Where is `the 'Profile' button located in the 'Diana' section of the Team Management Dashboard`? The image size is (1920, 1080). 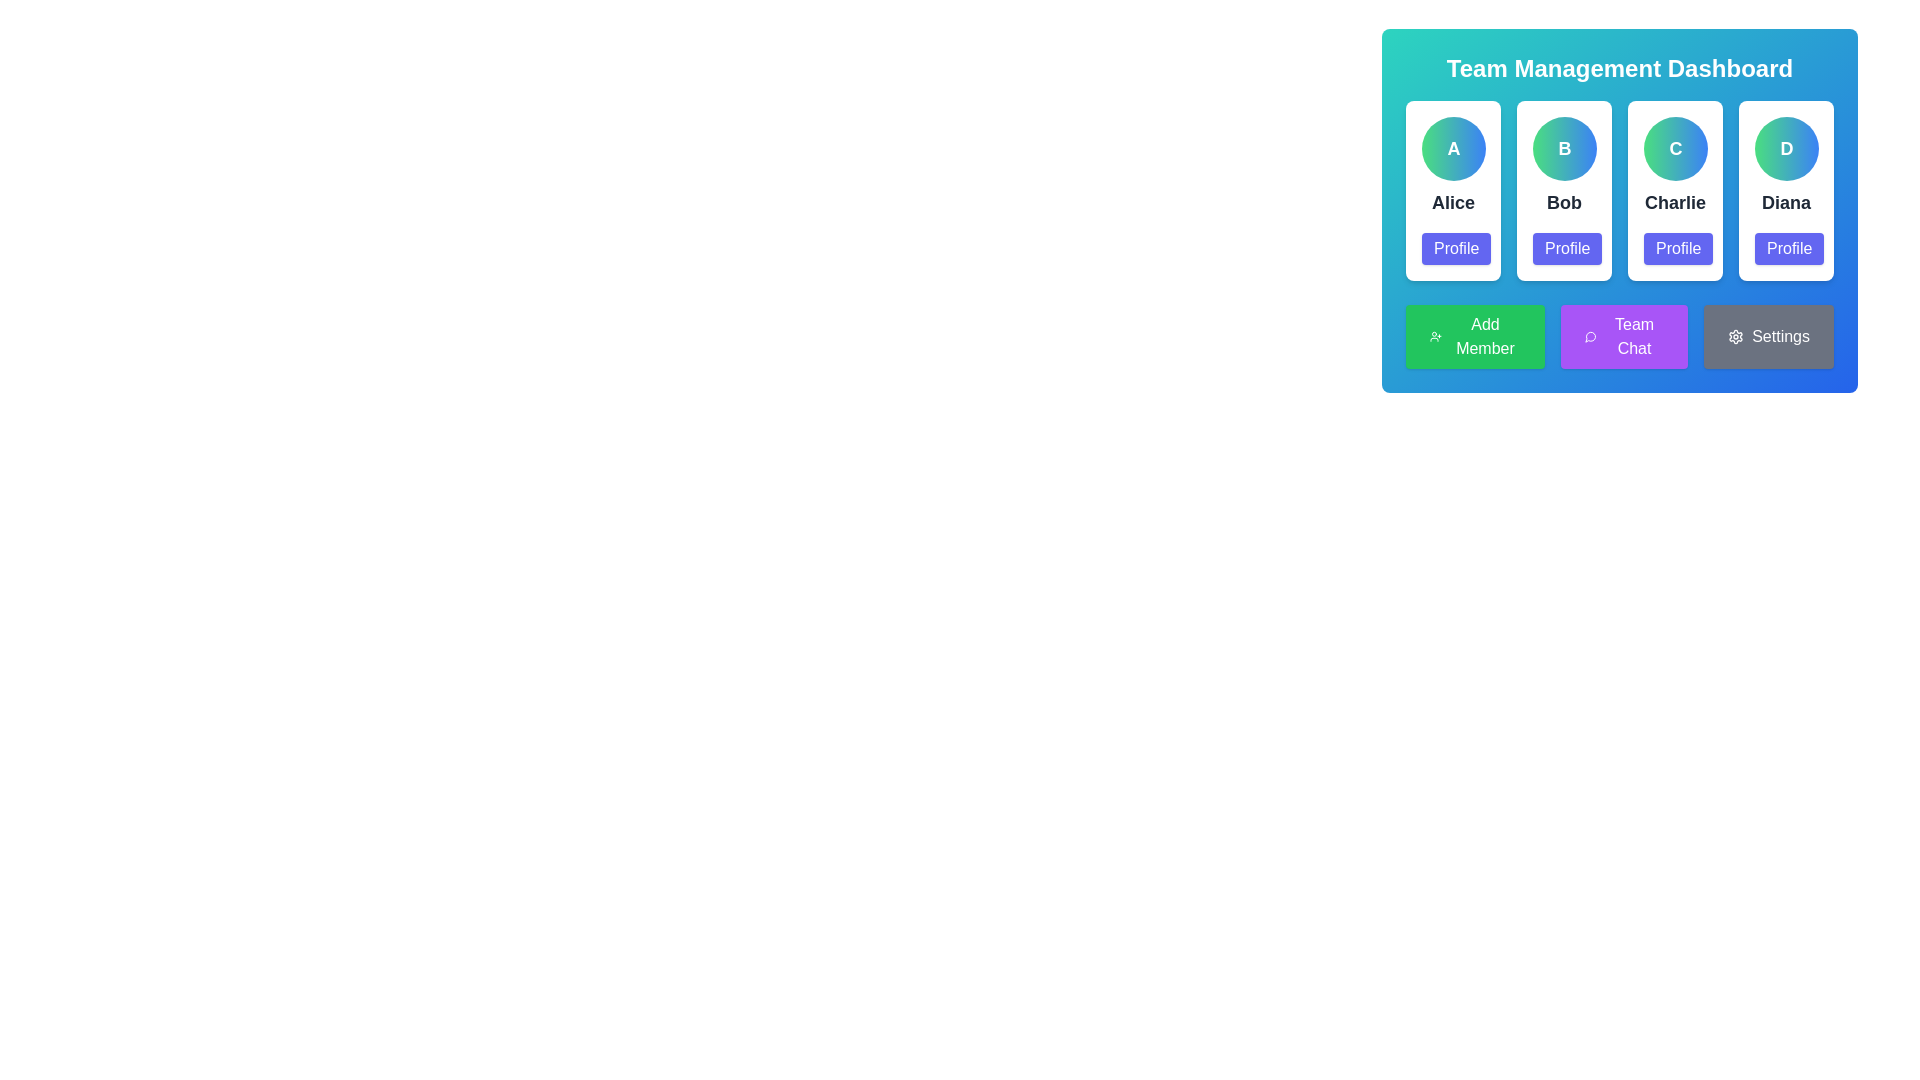 the 'Profile' button located in the 'Diana' section of the Team Management Dashboard is located at coordinates (1789, 248).